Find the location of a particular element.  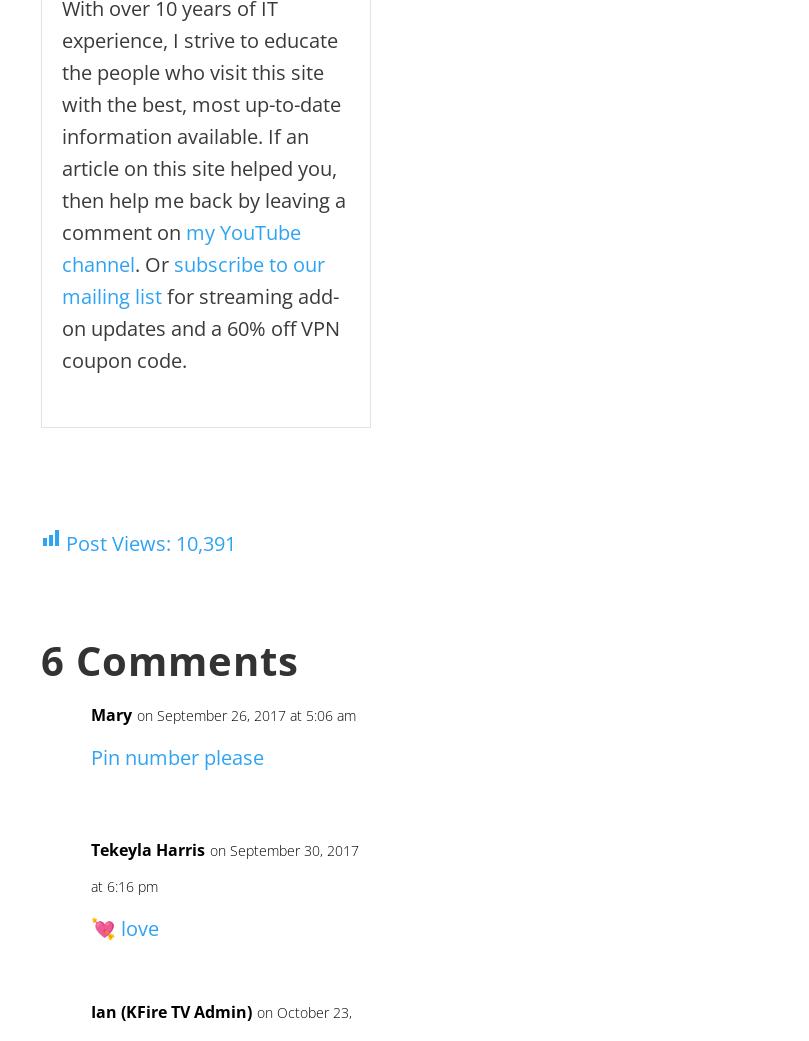

'Mary' is located at coordinates (111, 713).